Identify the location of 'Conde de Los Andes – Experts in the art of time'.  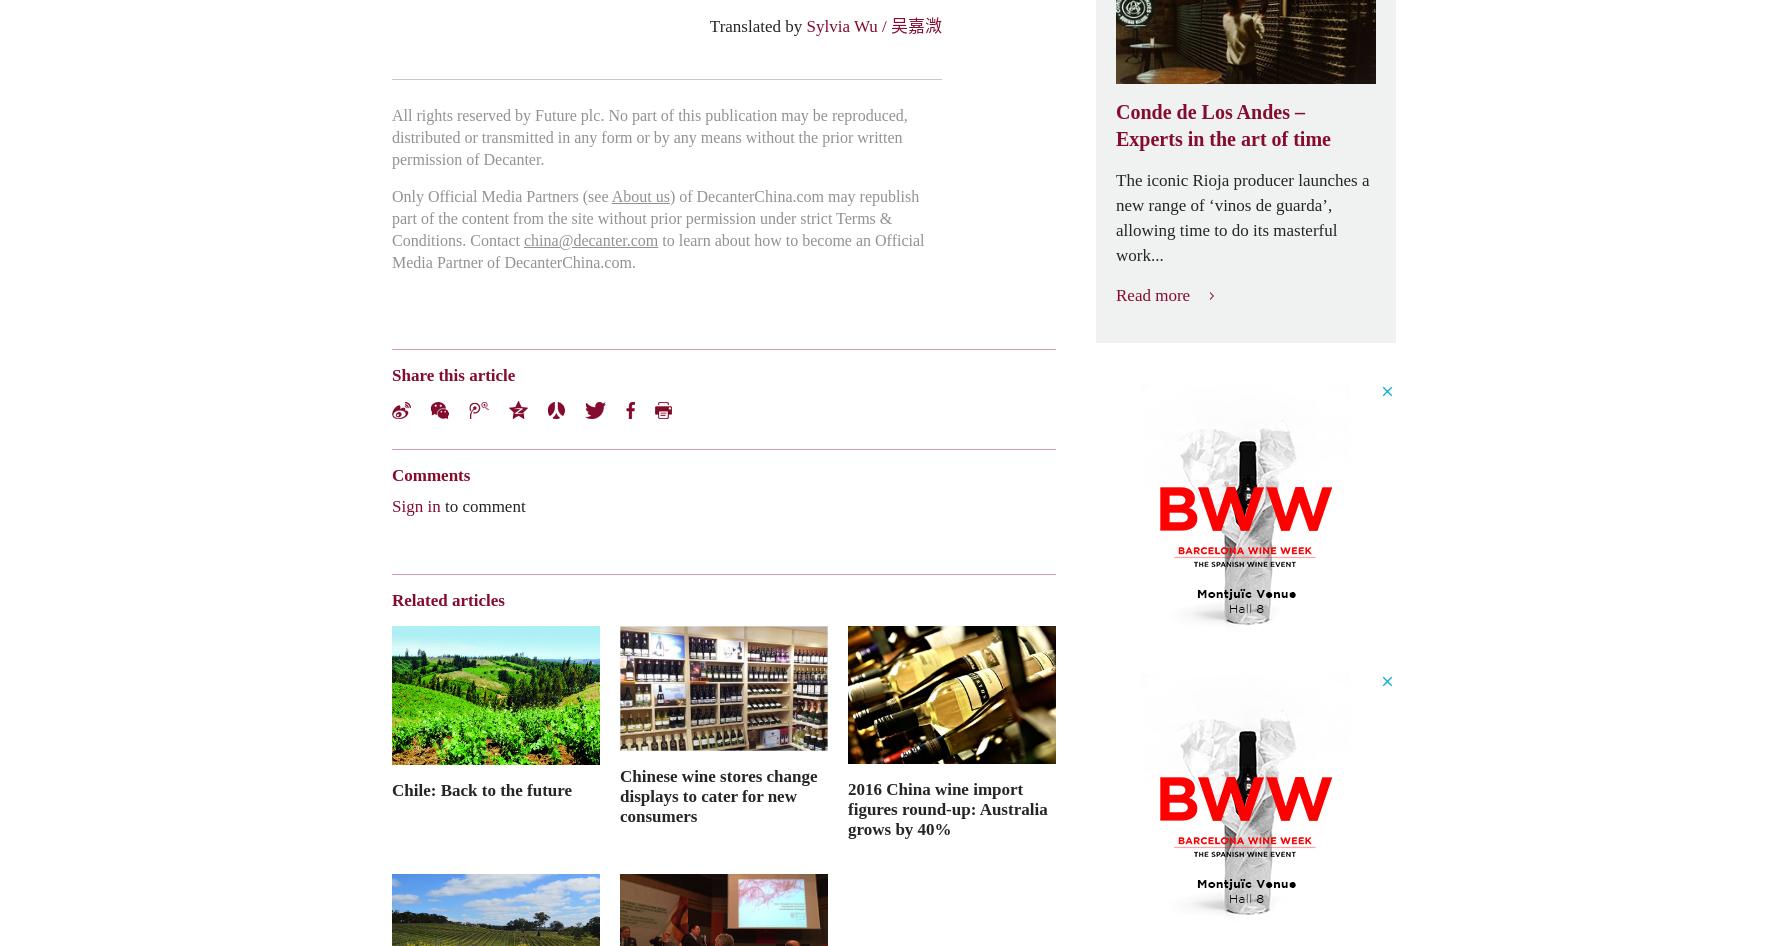
(1221, 123).